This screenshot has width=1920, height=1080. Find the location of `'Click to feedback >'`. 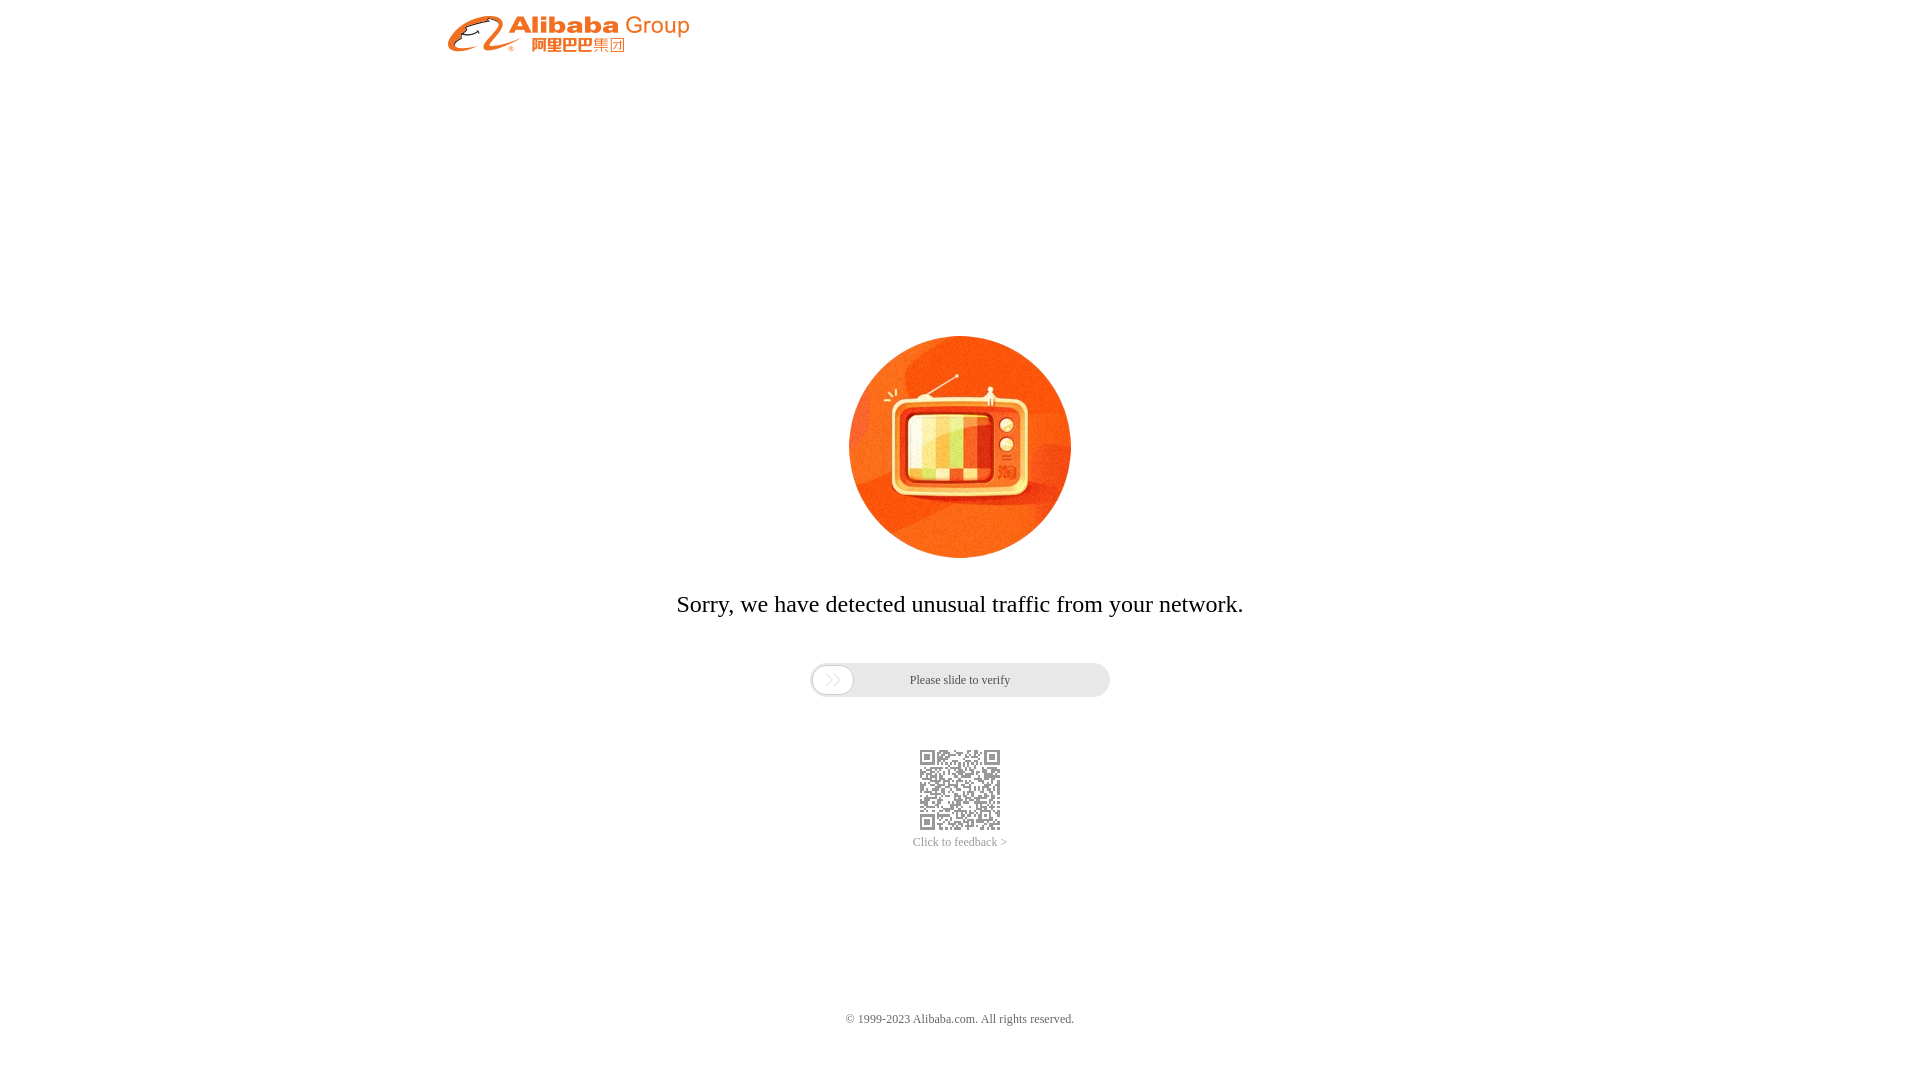

'Click to feedback >' is located at coordinates (911, 842).